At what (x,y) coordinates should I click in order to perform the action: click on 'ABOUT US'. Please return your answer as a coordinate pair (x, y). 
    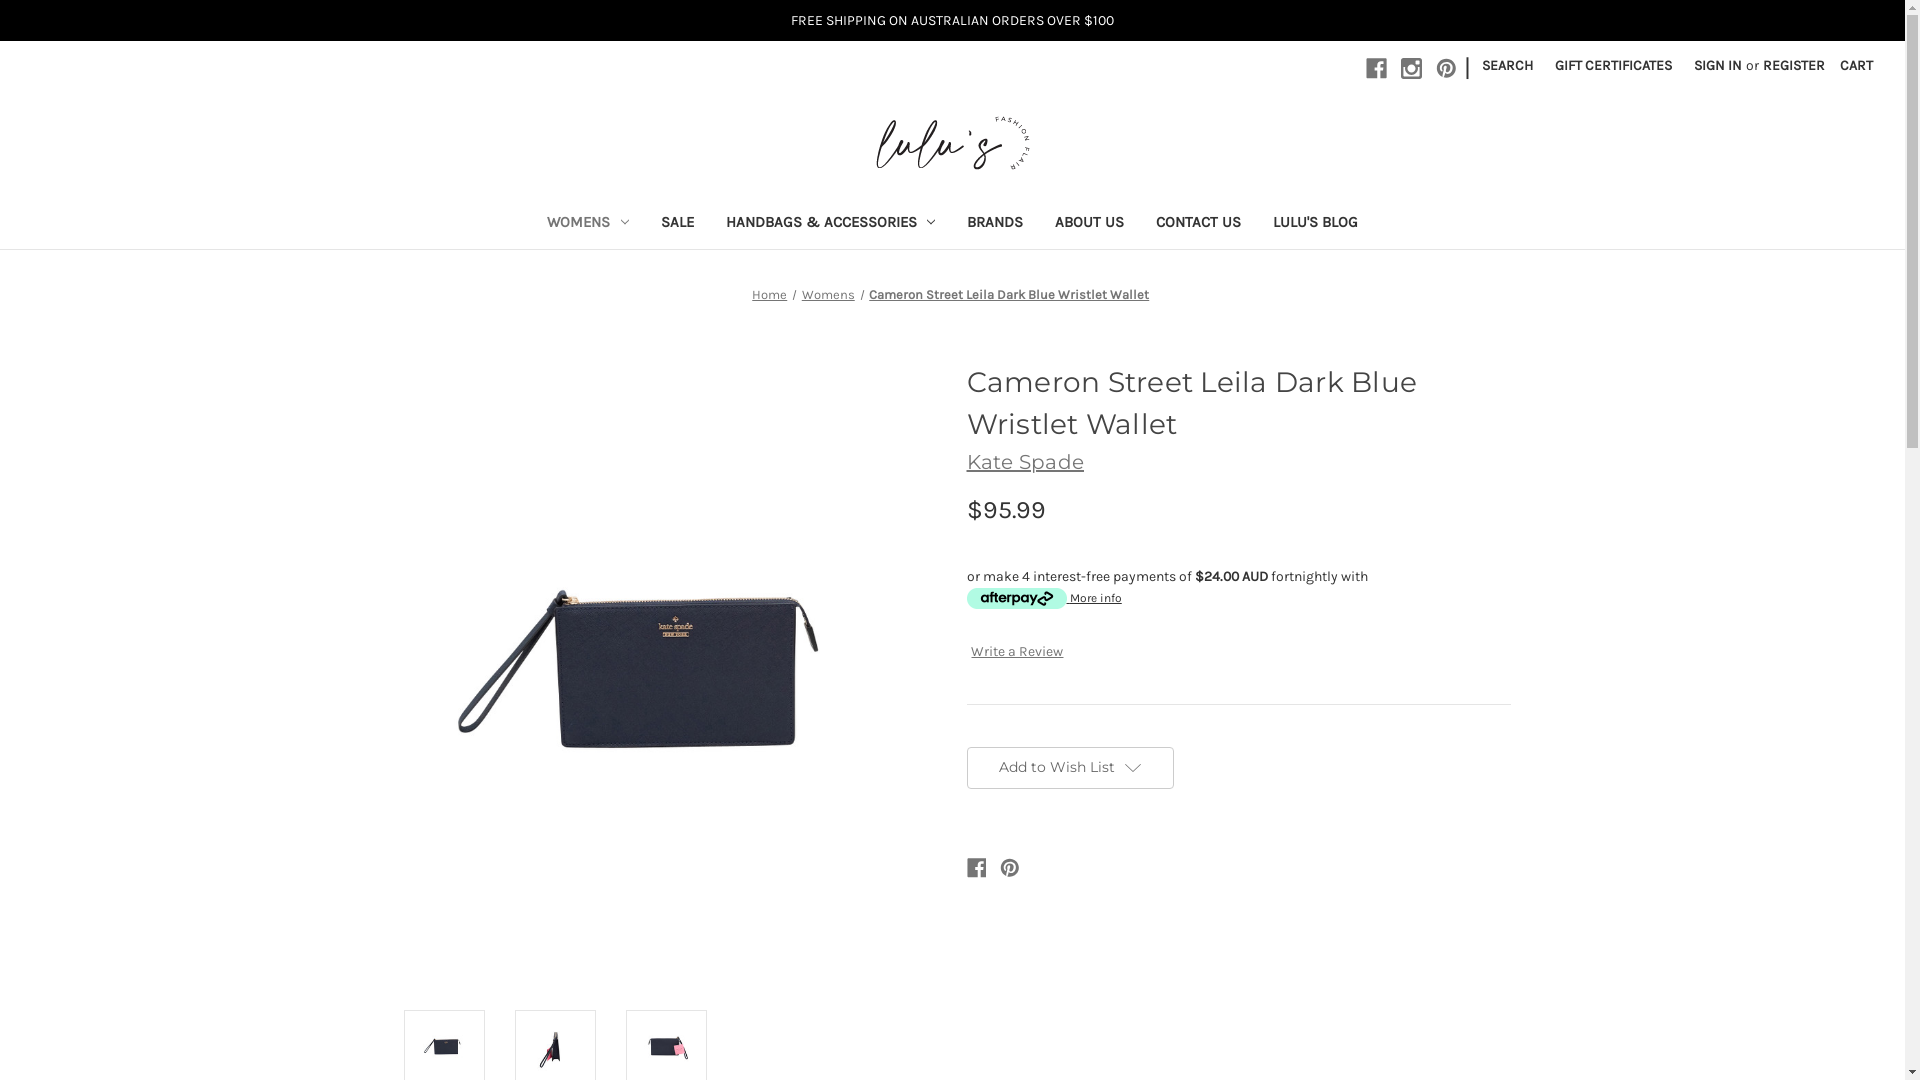
    Looking at the image, I should click on (1088, 224).